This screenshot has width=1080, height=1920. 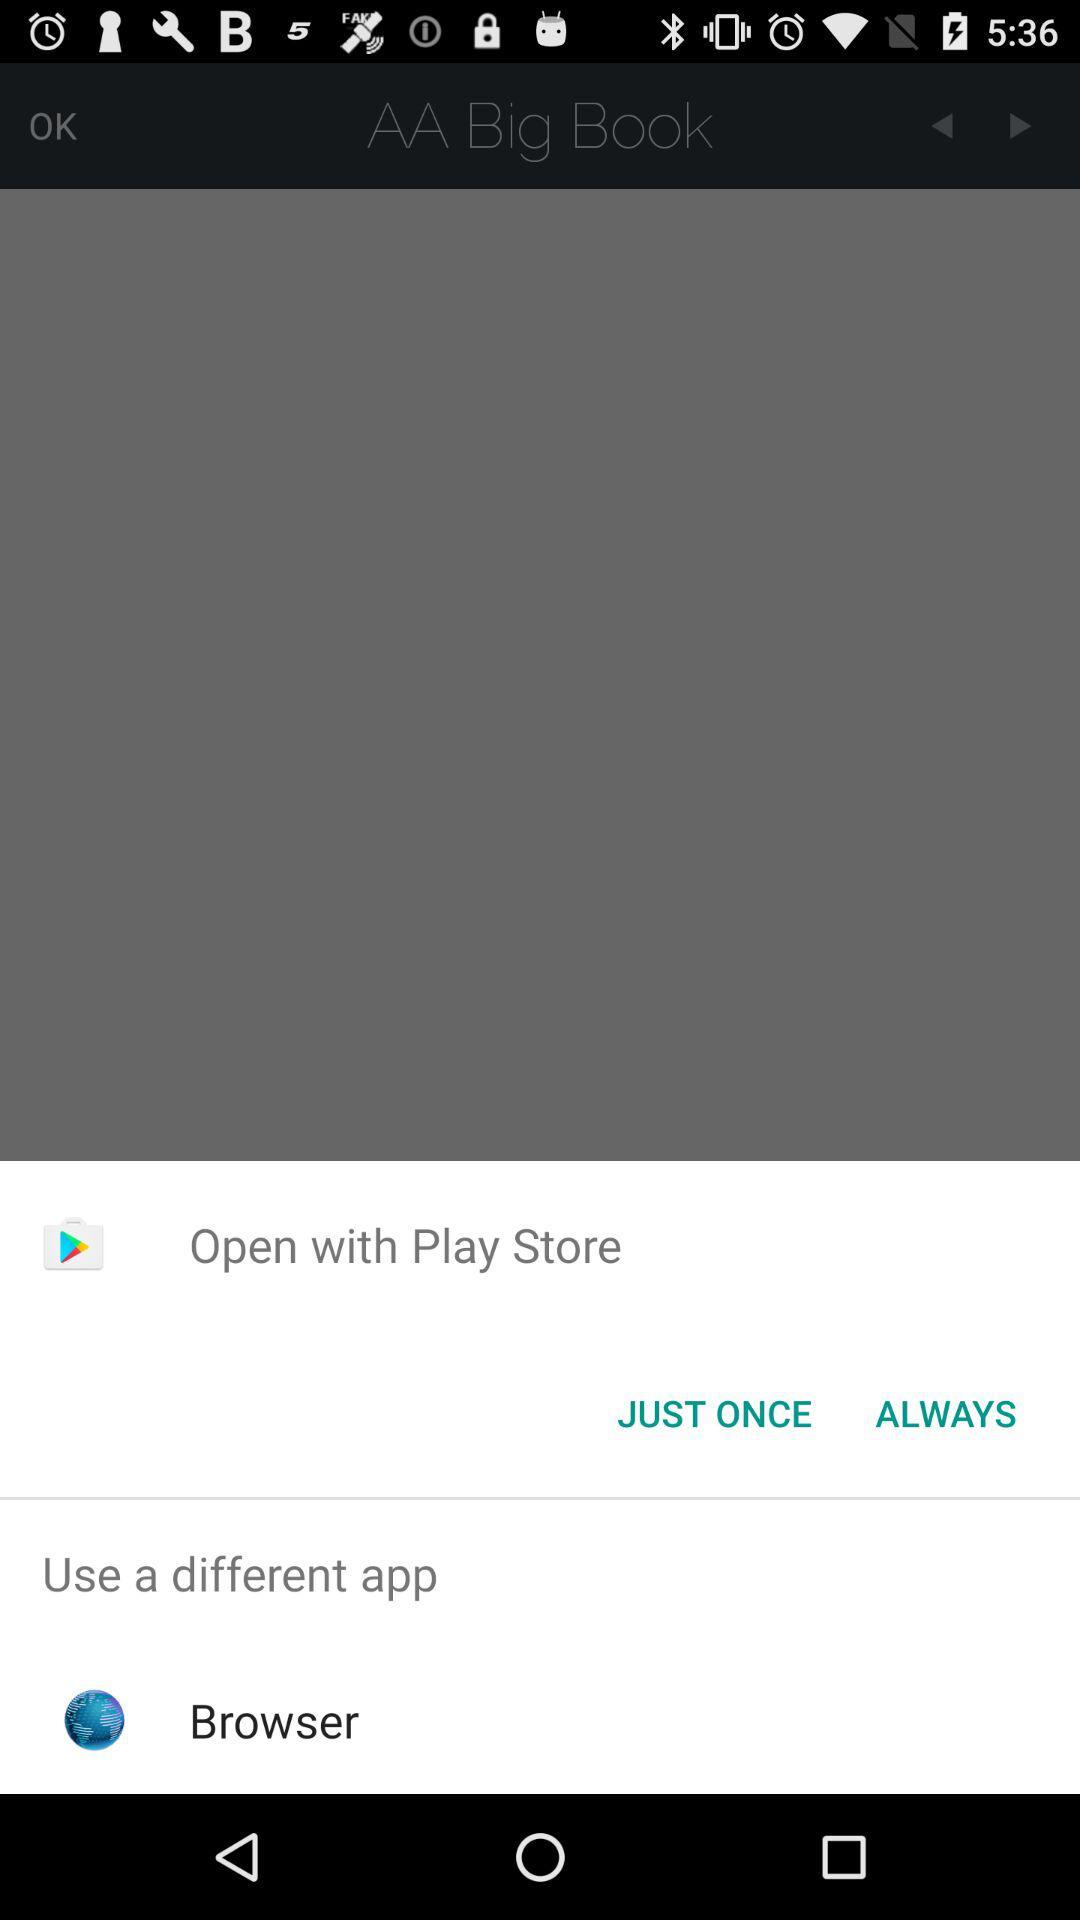 What do you see at coordinates (945, 1411) in the screenshot?
I see `the icon at the bottom right corner` at bounding box center [945, 1411].